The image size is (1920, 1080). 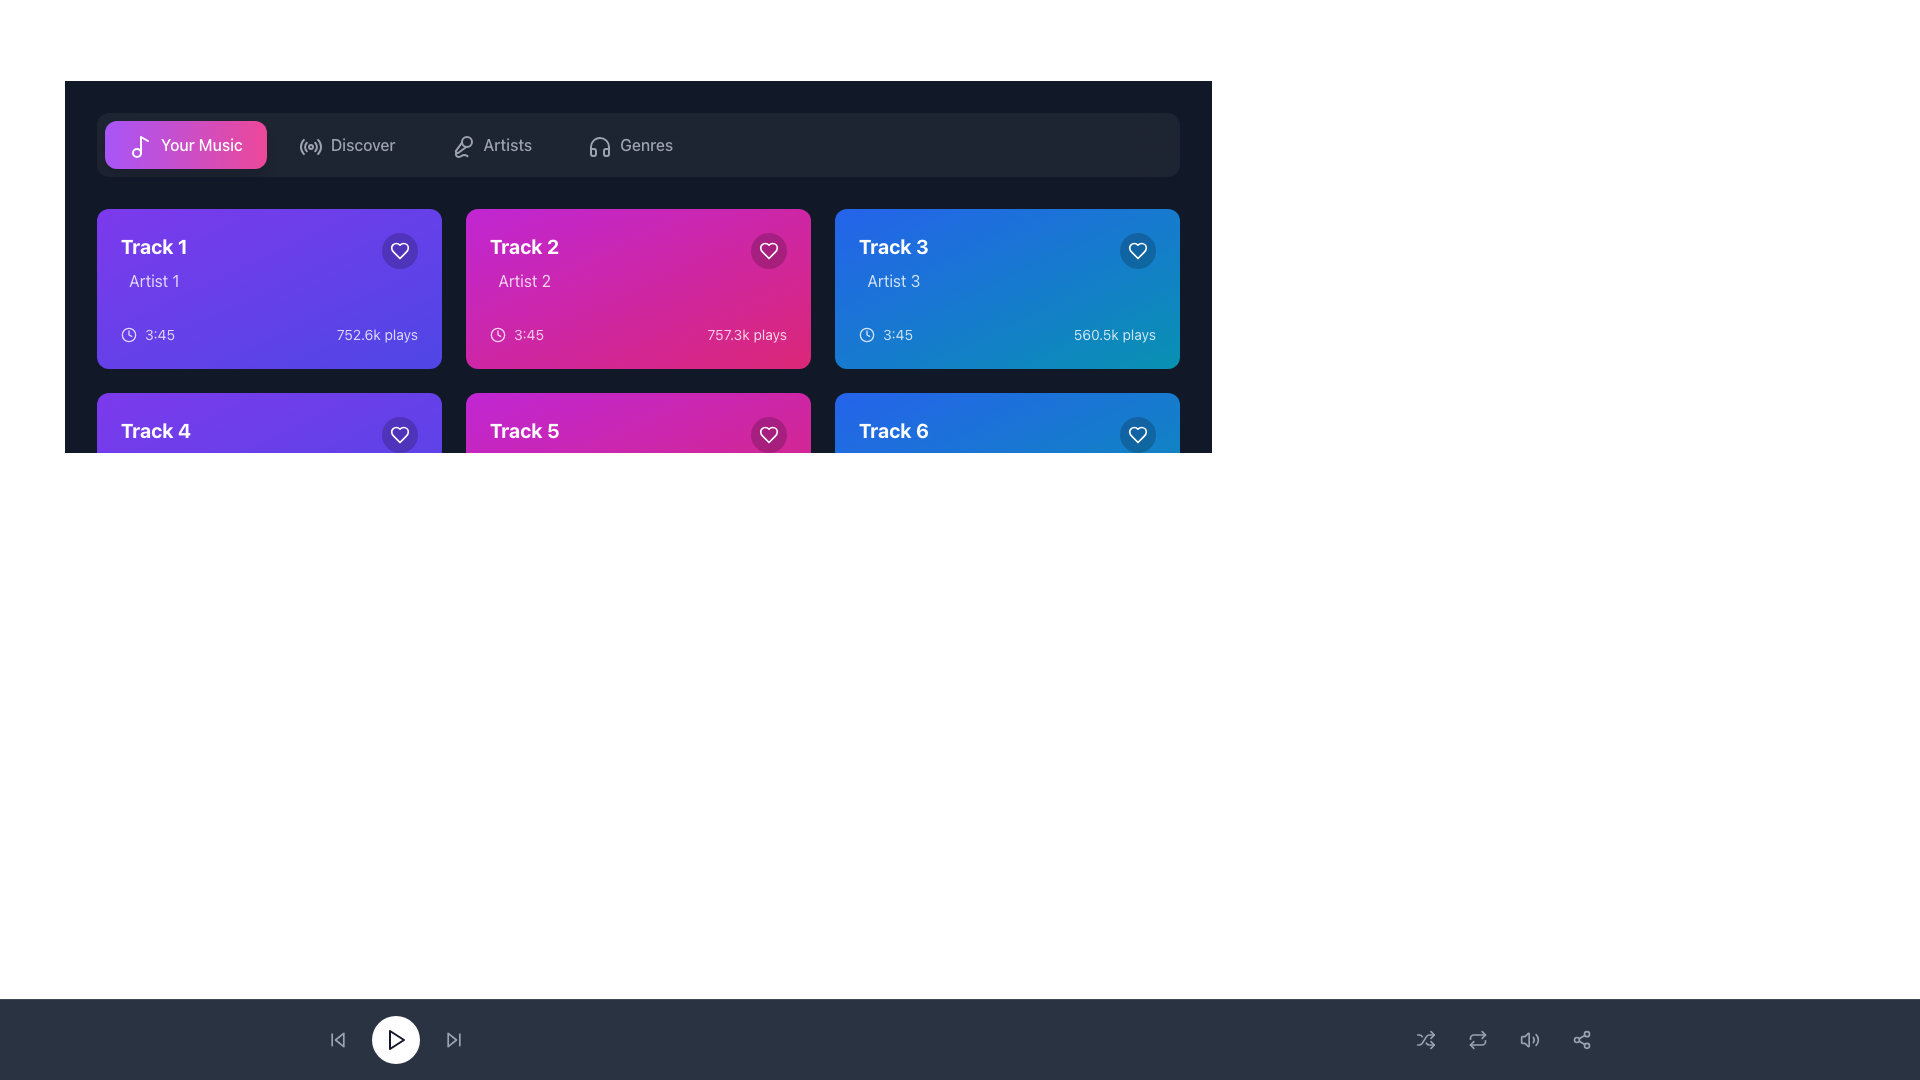 What do you see at coordinates (397, 1039) in the screenshot?
I see `the triangular play icon located within the circular button at the bottom center of the interface to play content` at bounding box center [397, 1039].